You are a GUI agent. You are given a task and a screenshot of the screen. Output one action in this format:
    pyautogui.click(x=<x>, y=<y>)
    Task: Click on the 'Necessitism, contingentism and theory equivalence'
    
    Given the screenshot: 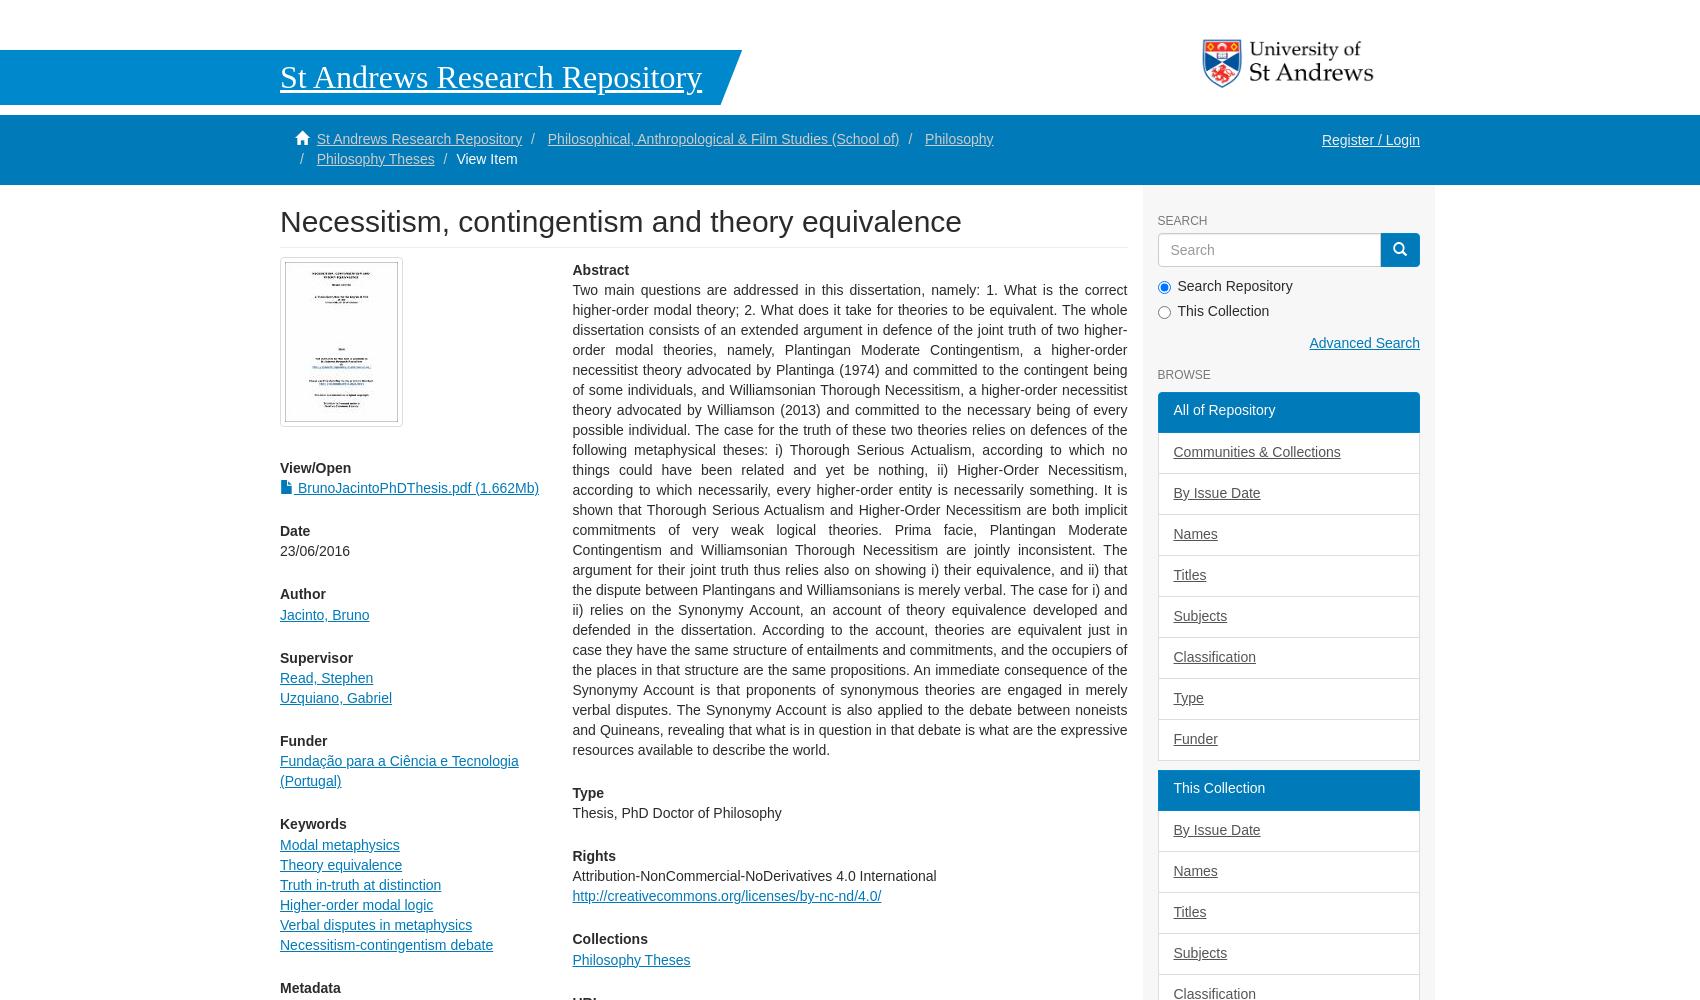 What is the action you would take?
    pyautogui.click(x=620, y=219)
    